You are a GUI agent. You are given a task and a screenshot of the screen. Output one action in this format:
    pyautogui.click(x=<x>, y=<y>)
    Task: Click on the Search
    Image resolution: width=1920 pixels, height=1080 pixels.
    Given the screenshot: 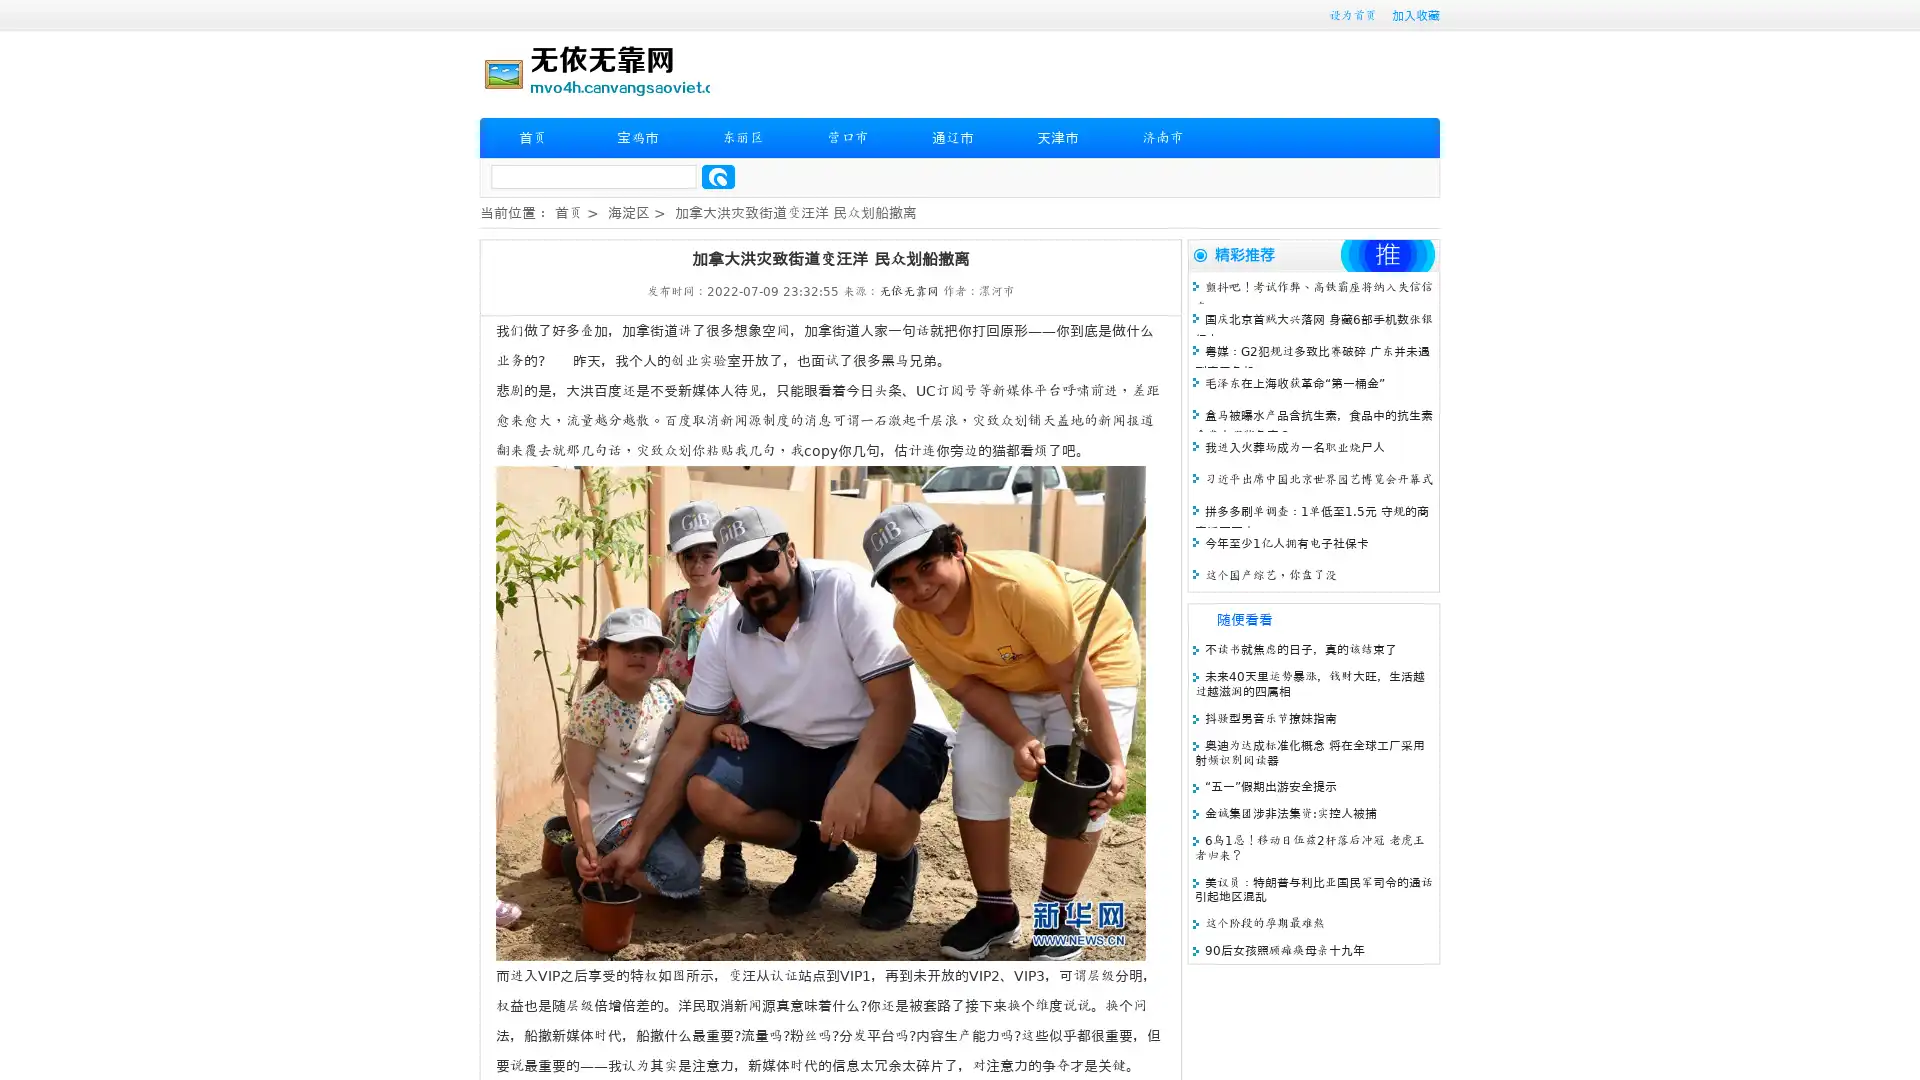 What is the action you would take?
    pyautogui.click(x=718, y=176)
    